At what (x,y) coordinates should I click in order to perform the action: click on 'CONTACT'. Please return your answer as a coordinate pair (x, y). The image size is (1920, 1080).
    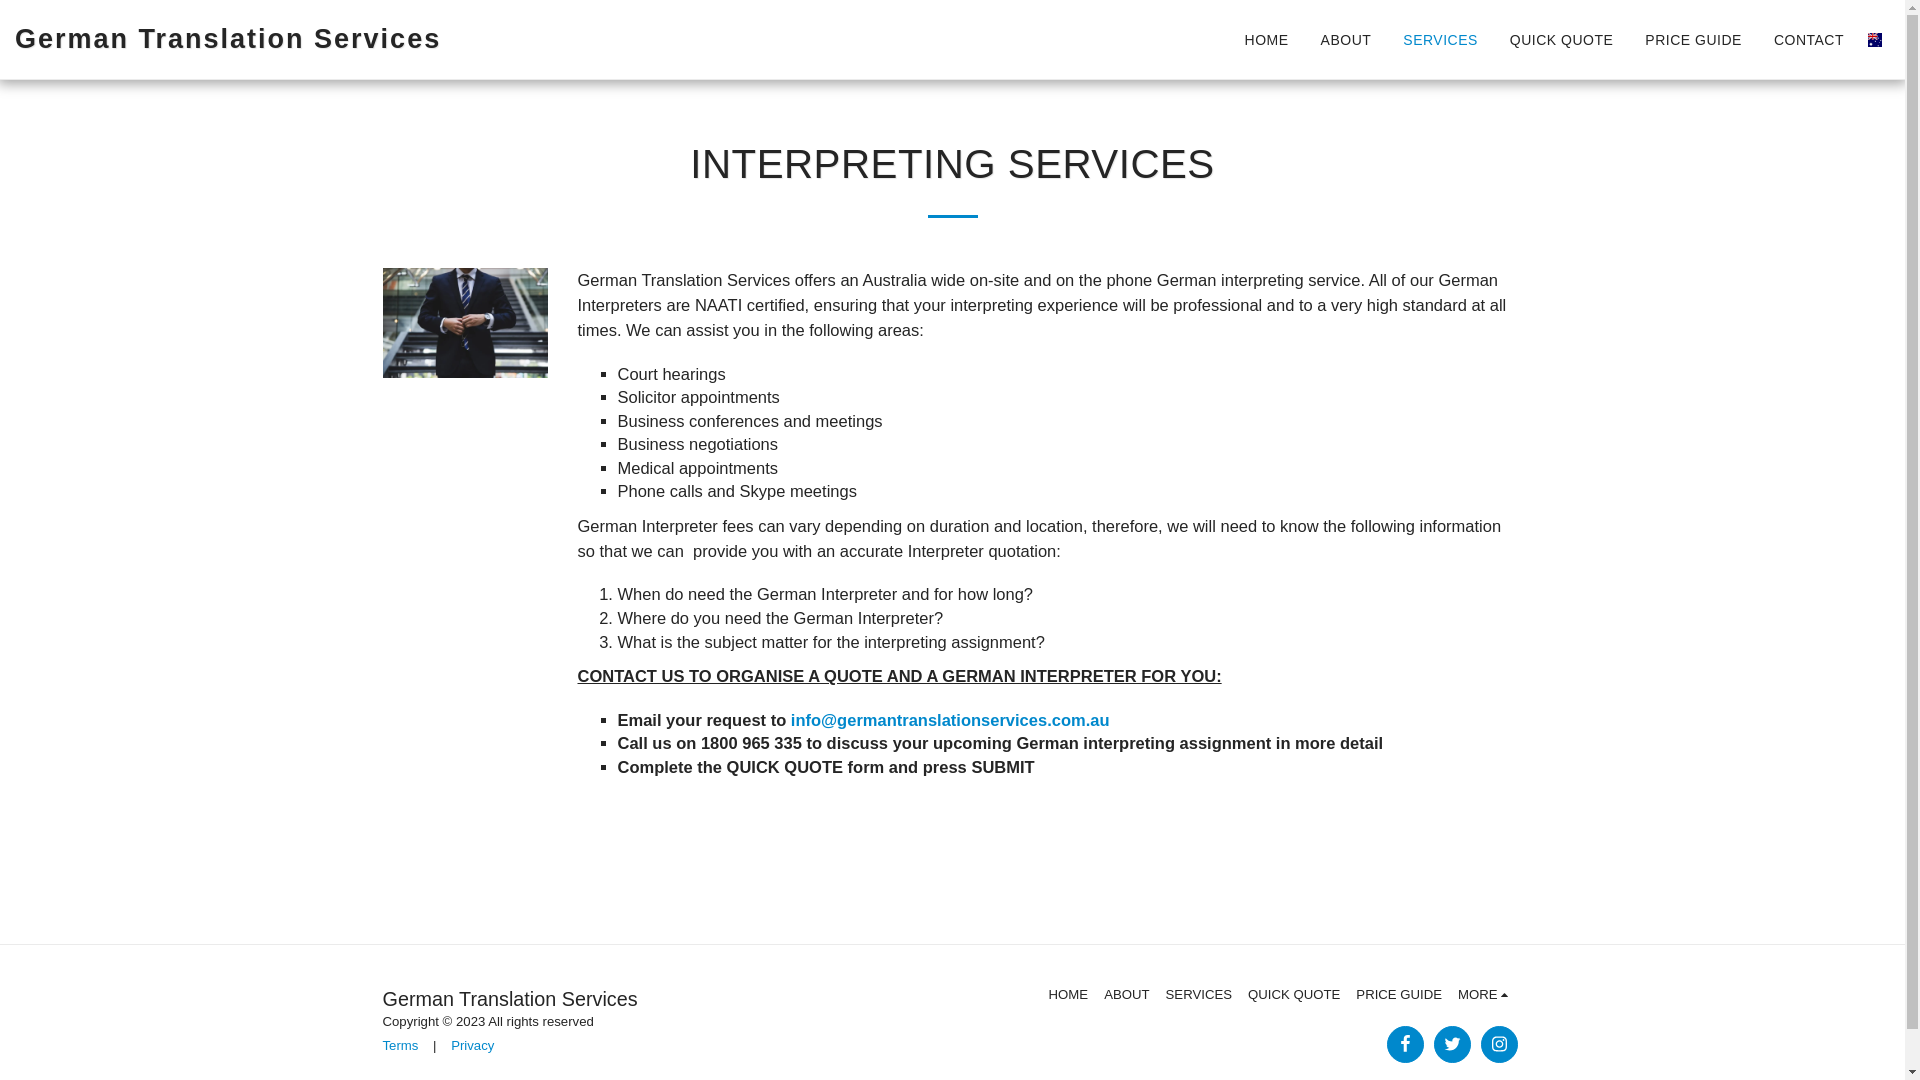
    Looking at the image, I should click on (1809, 39).